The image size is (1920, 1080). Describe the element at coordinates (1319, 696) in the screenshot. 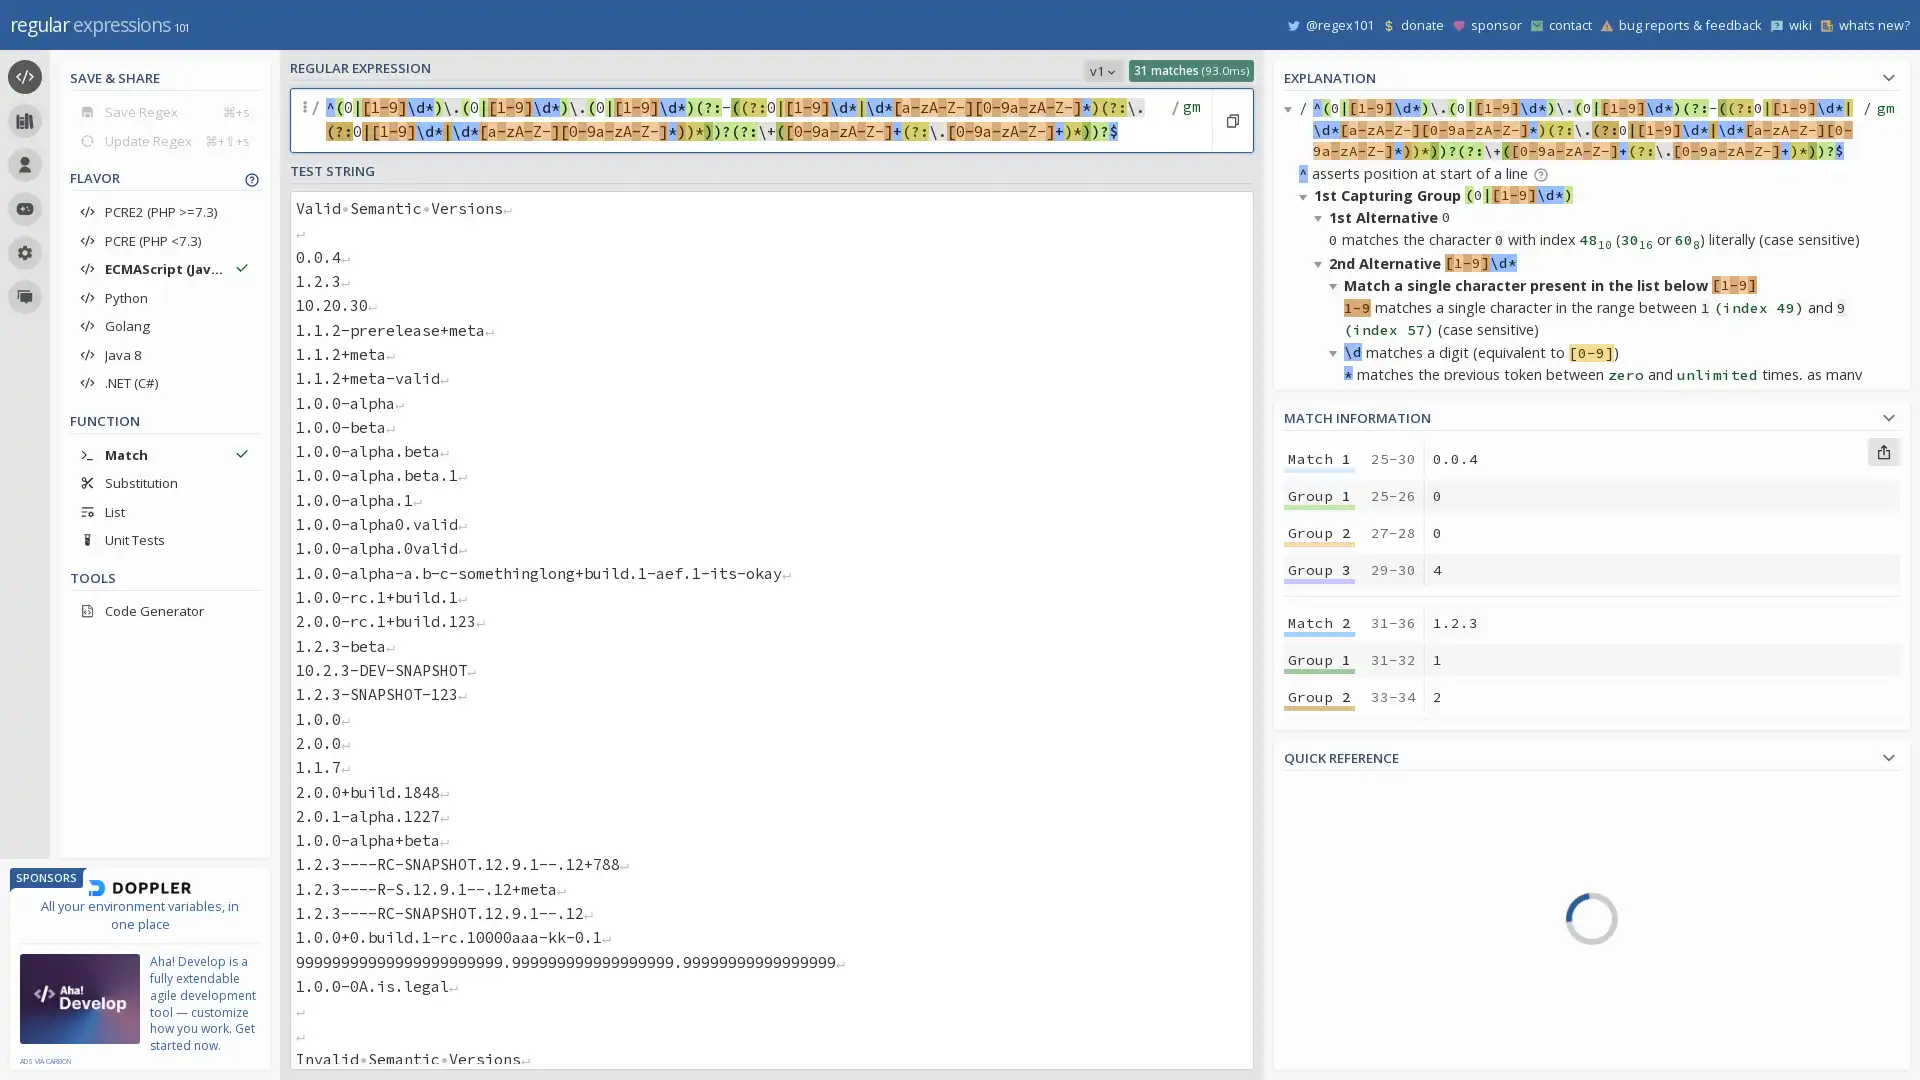

I see `Group 2` at that location.